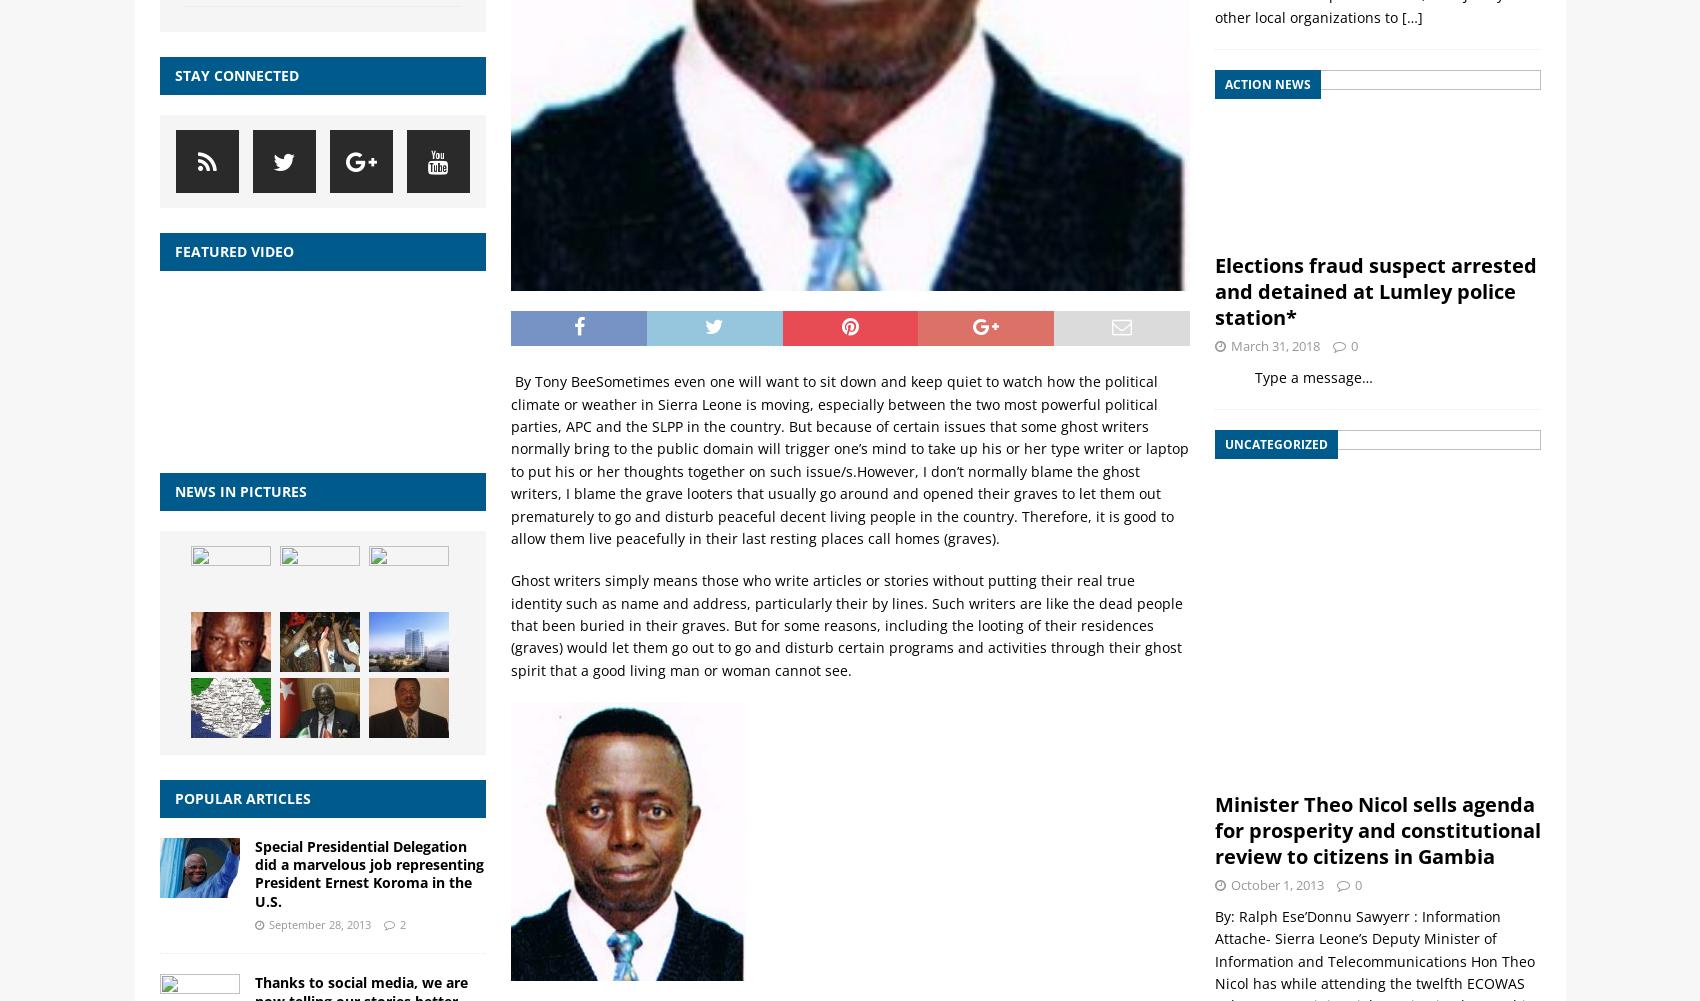  I want to click on 'Special Presidential Delegation did a marvelous job representing President Ernest Koroma in the U.S.', so click(367, 873).